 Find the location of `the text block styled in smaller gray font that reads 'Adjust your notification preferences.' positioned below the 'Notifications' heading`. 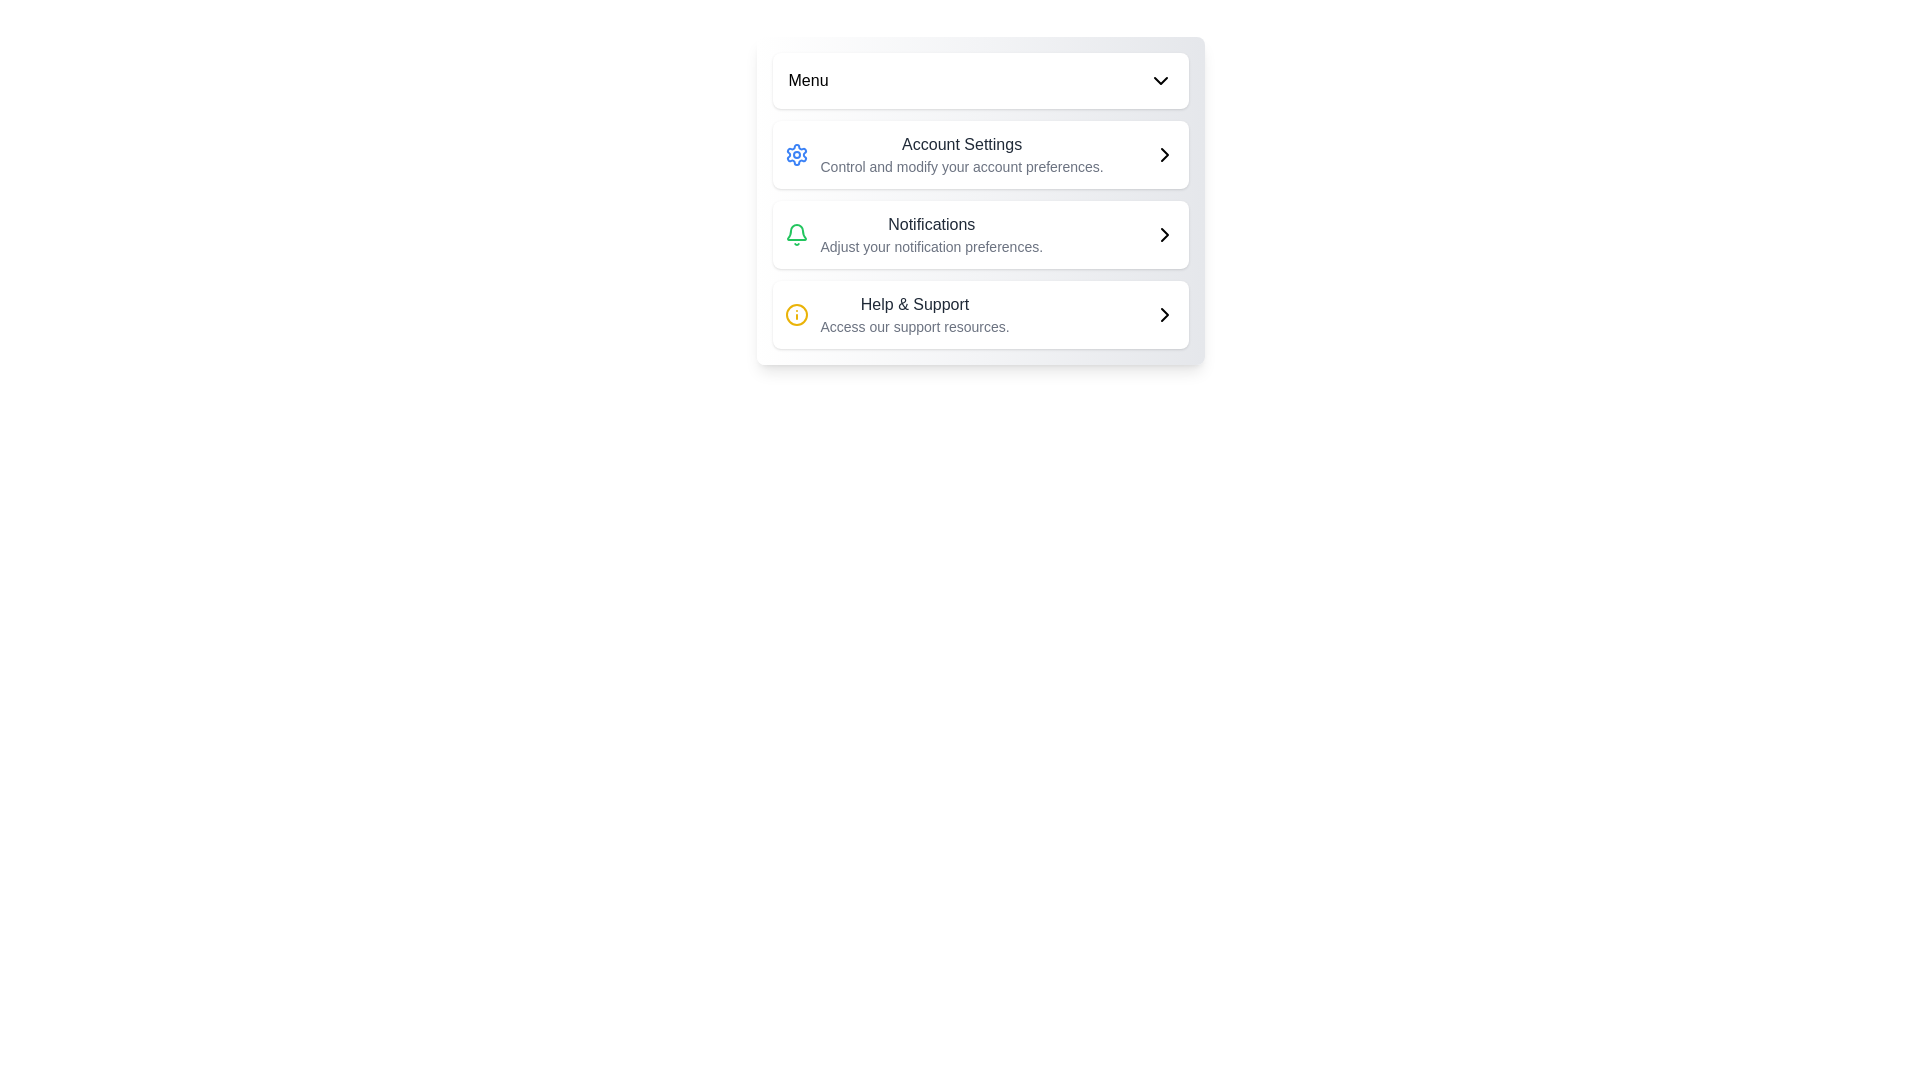

the text block styled in smaller gray font that reads 'Adjust your notification preferences.' positioned below the 'Notifications' heading is located at coordinates (930, 245).